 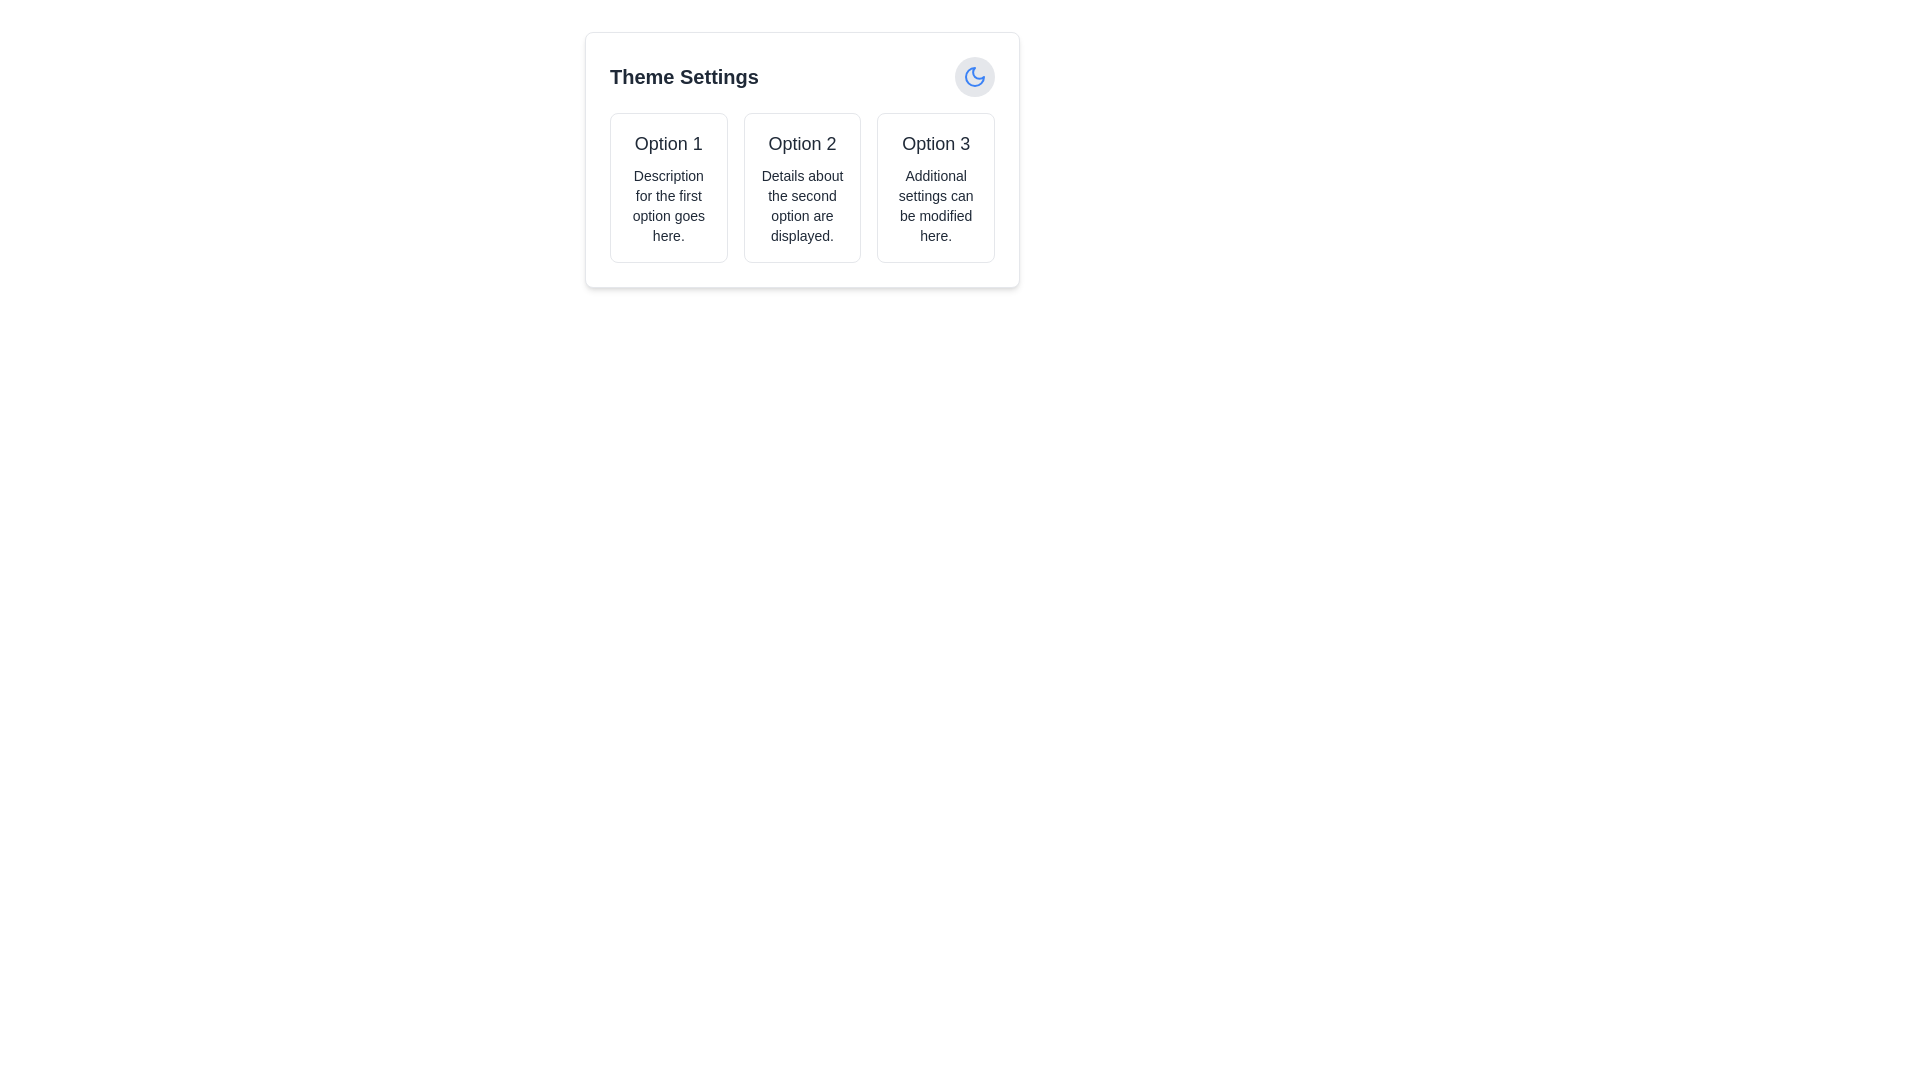 What do you see at coordinates (974, 76) in the screenshot?
I see `the circular crescent moon icon with a blue stroke located in the top-right corner of the card labeled 'Theme Settings'` at bounding box center [974, 76].